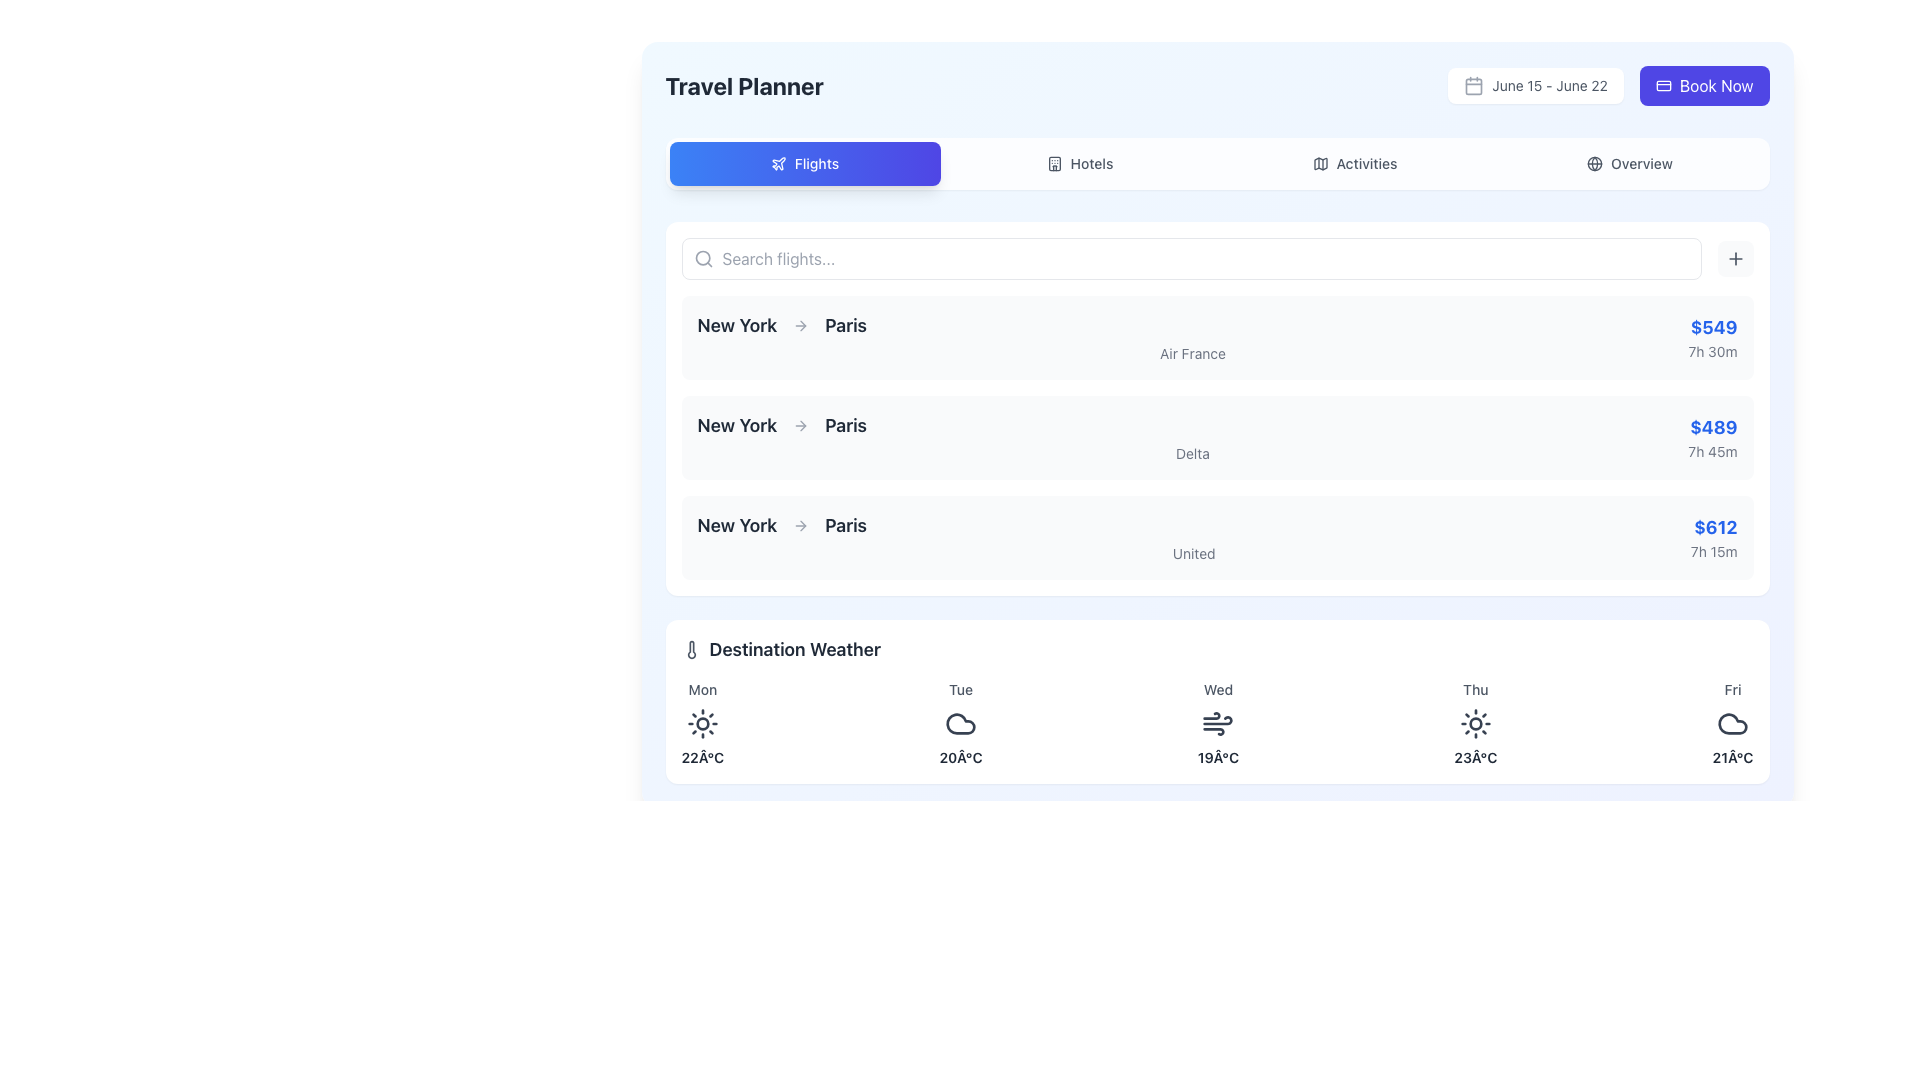 Image resolution: width=1920 pixels, height=1080 pixels. I want to click on the cloud icon in the weather forecast for Friday, which is located below the text 'Fri' and above the temperature '21°C', so click(1731, 724).